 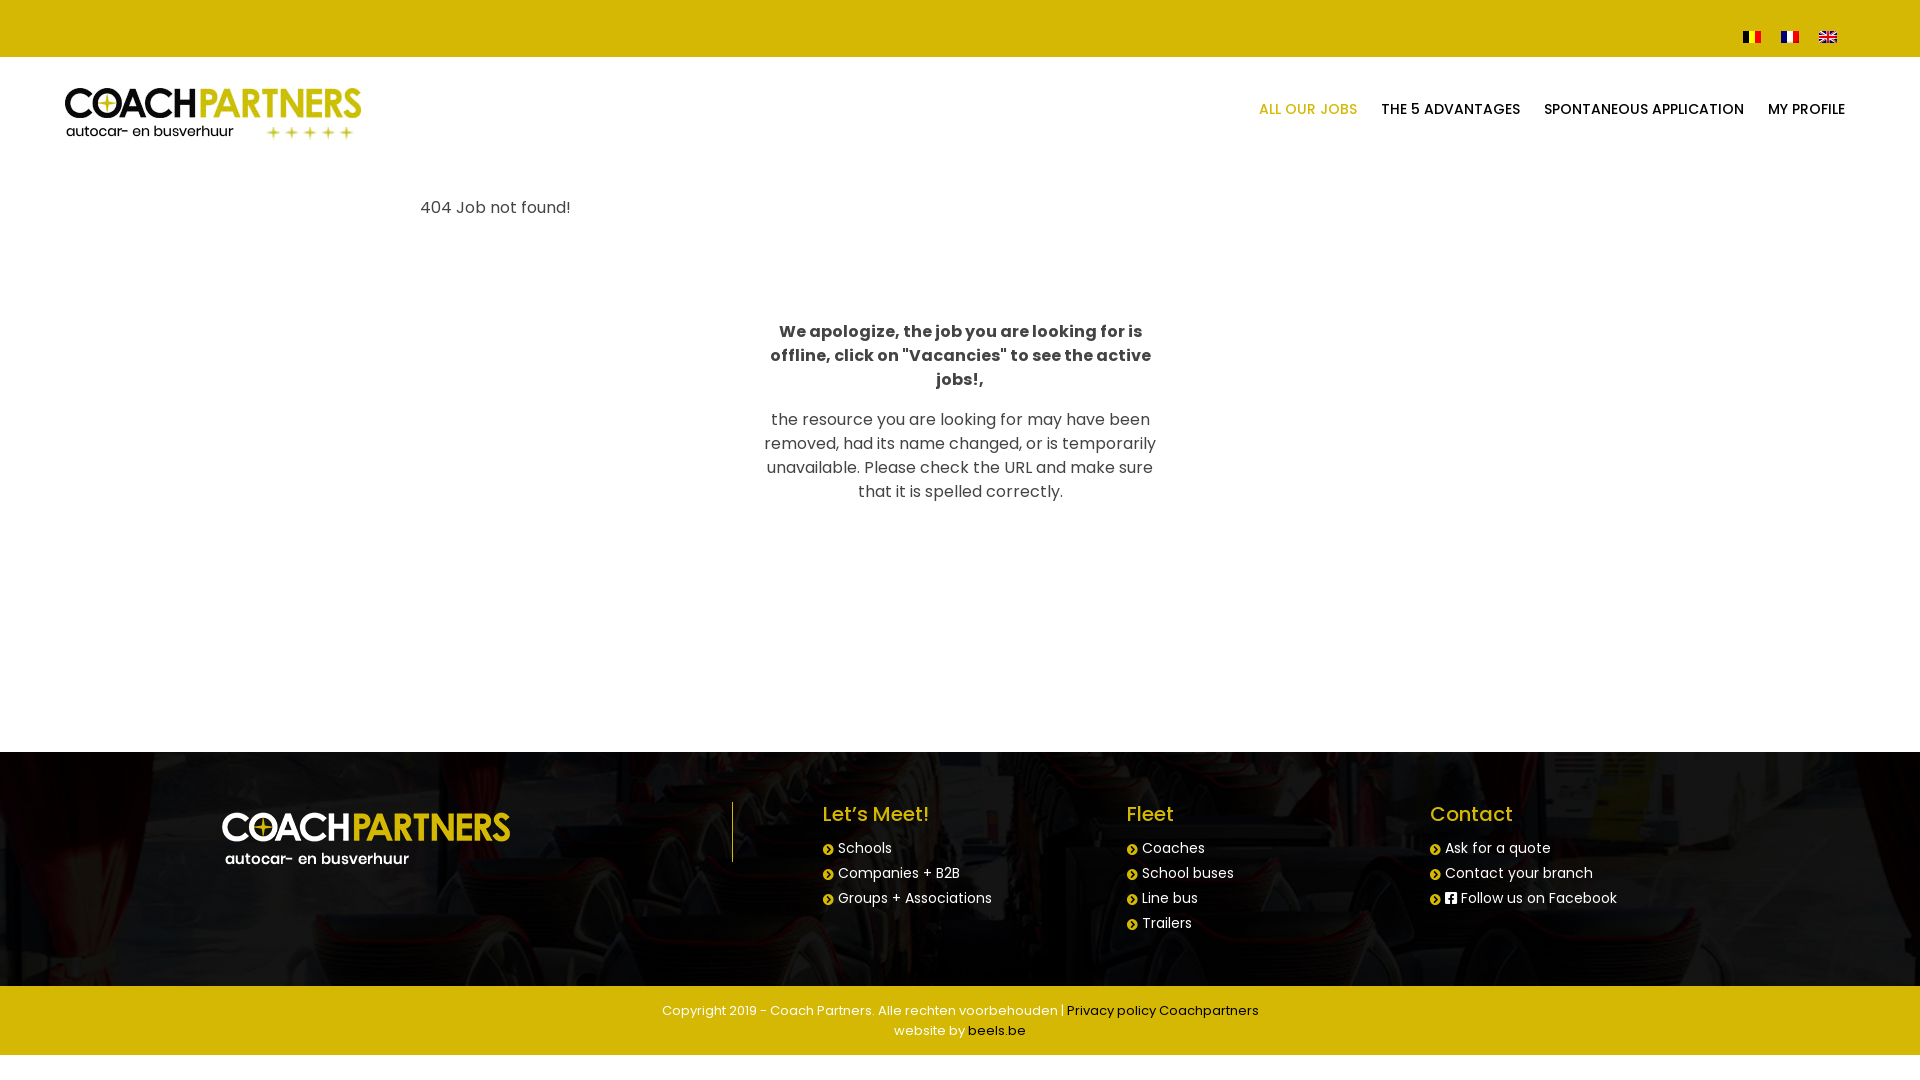 I want to click on 'THE 5 ADVANTAGES', so click(x=1450, y=108).